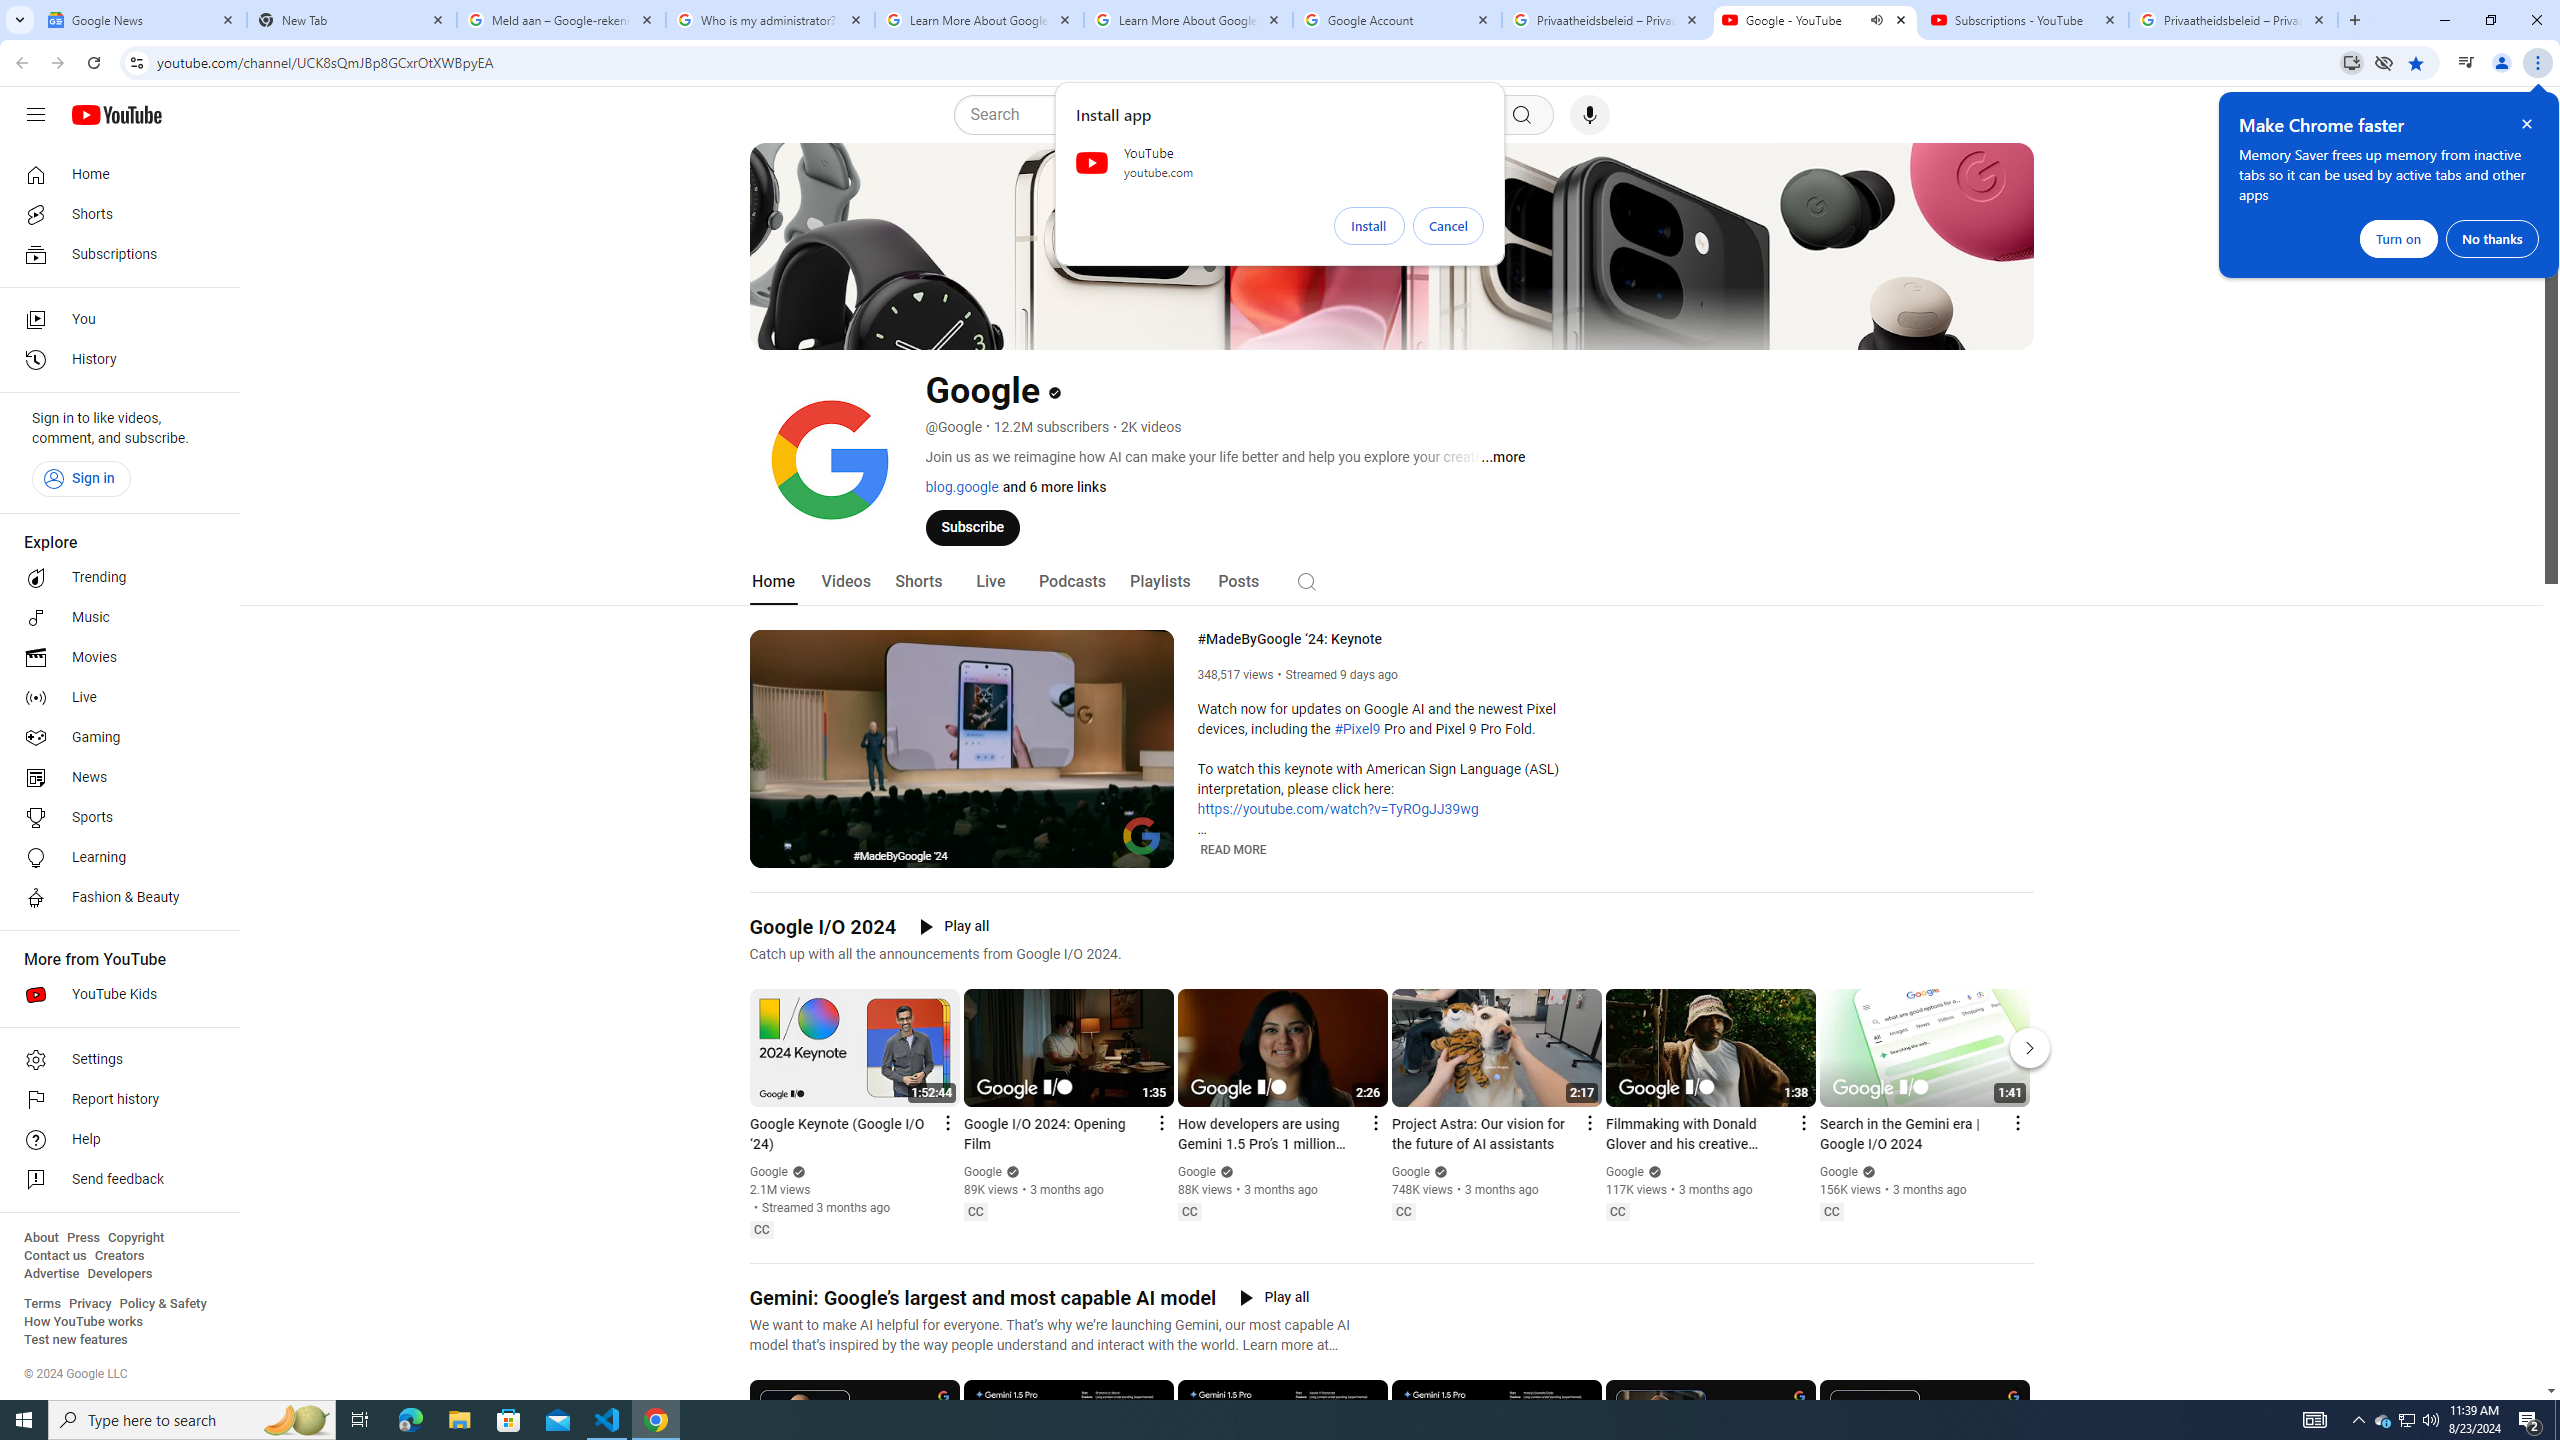 The height and width of the screenshot is (1440, 2560). What do you see at coordinates (119, 1272) in the screenshot?
I see `'Developers'` at bounding box center [119, 1272].